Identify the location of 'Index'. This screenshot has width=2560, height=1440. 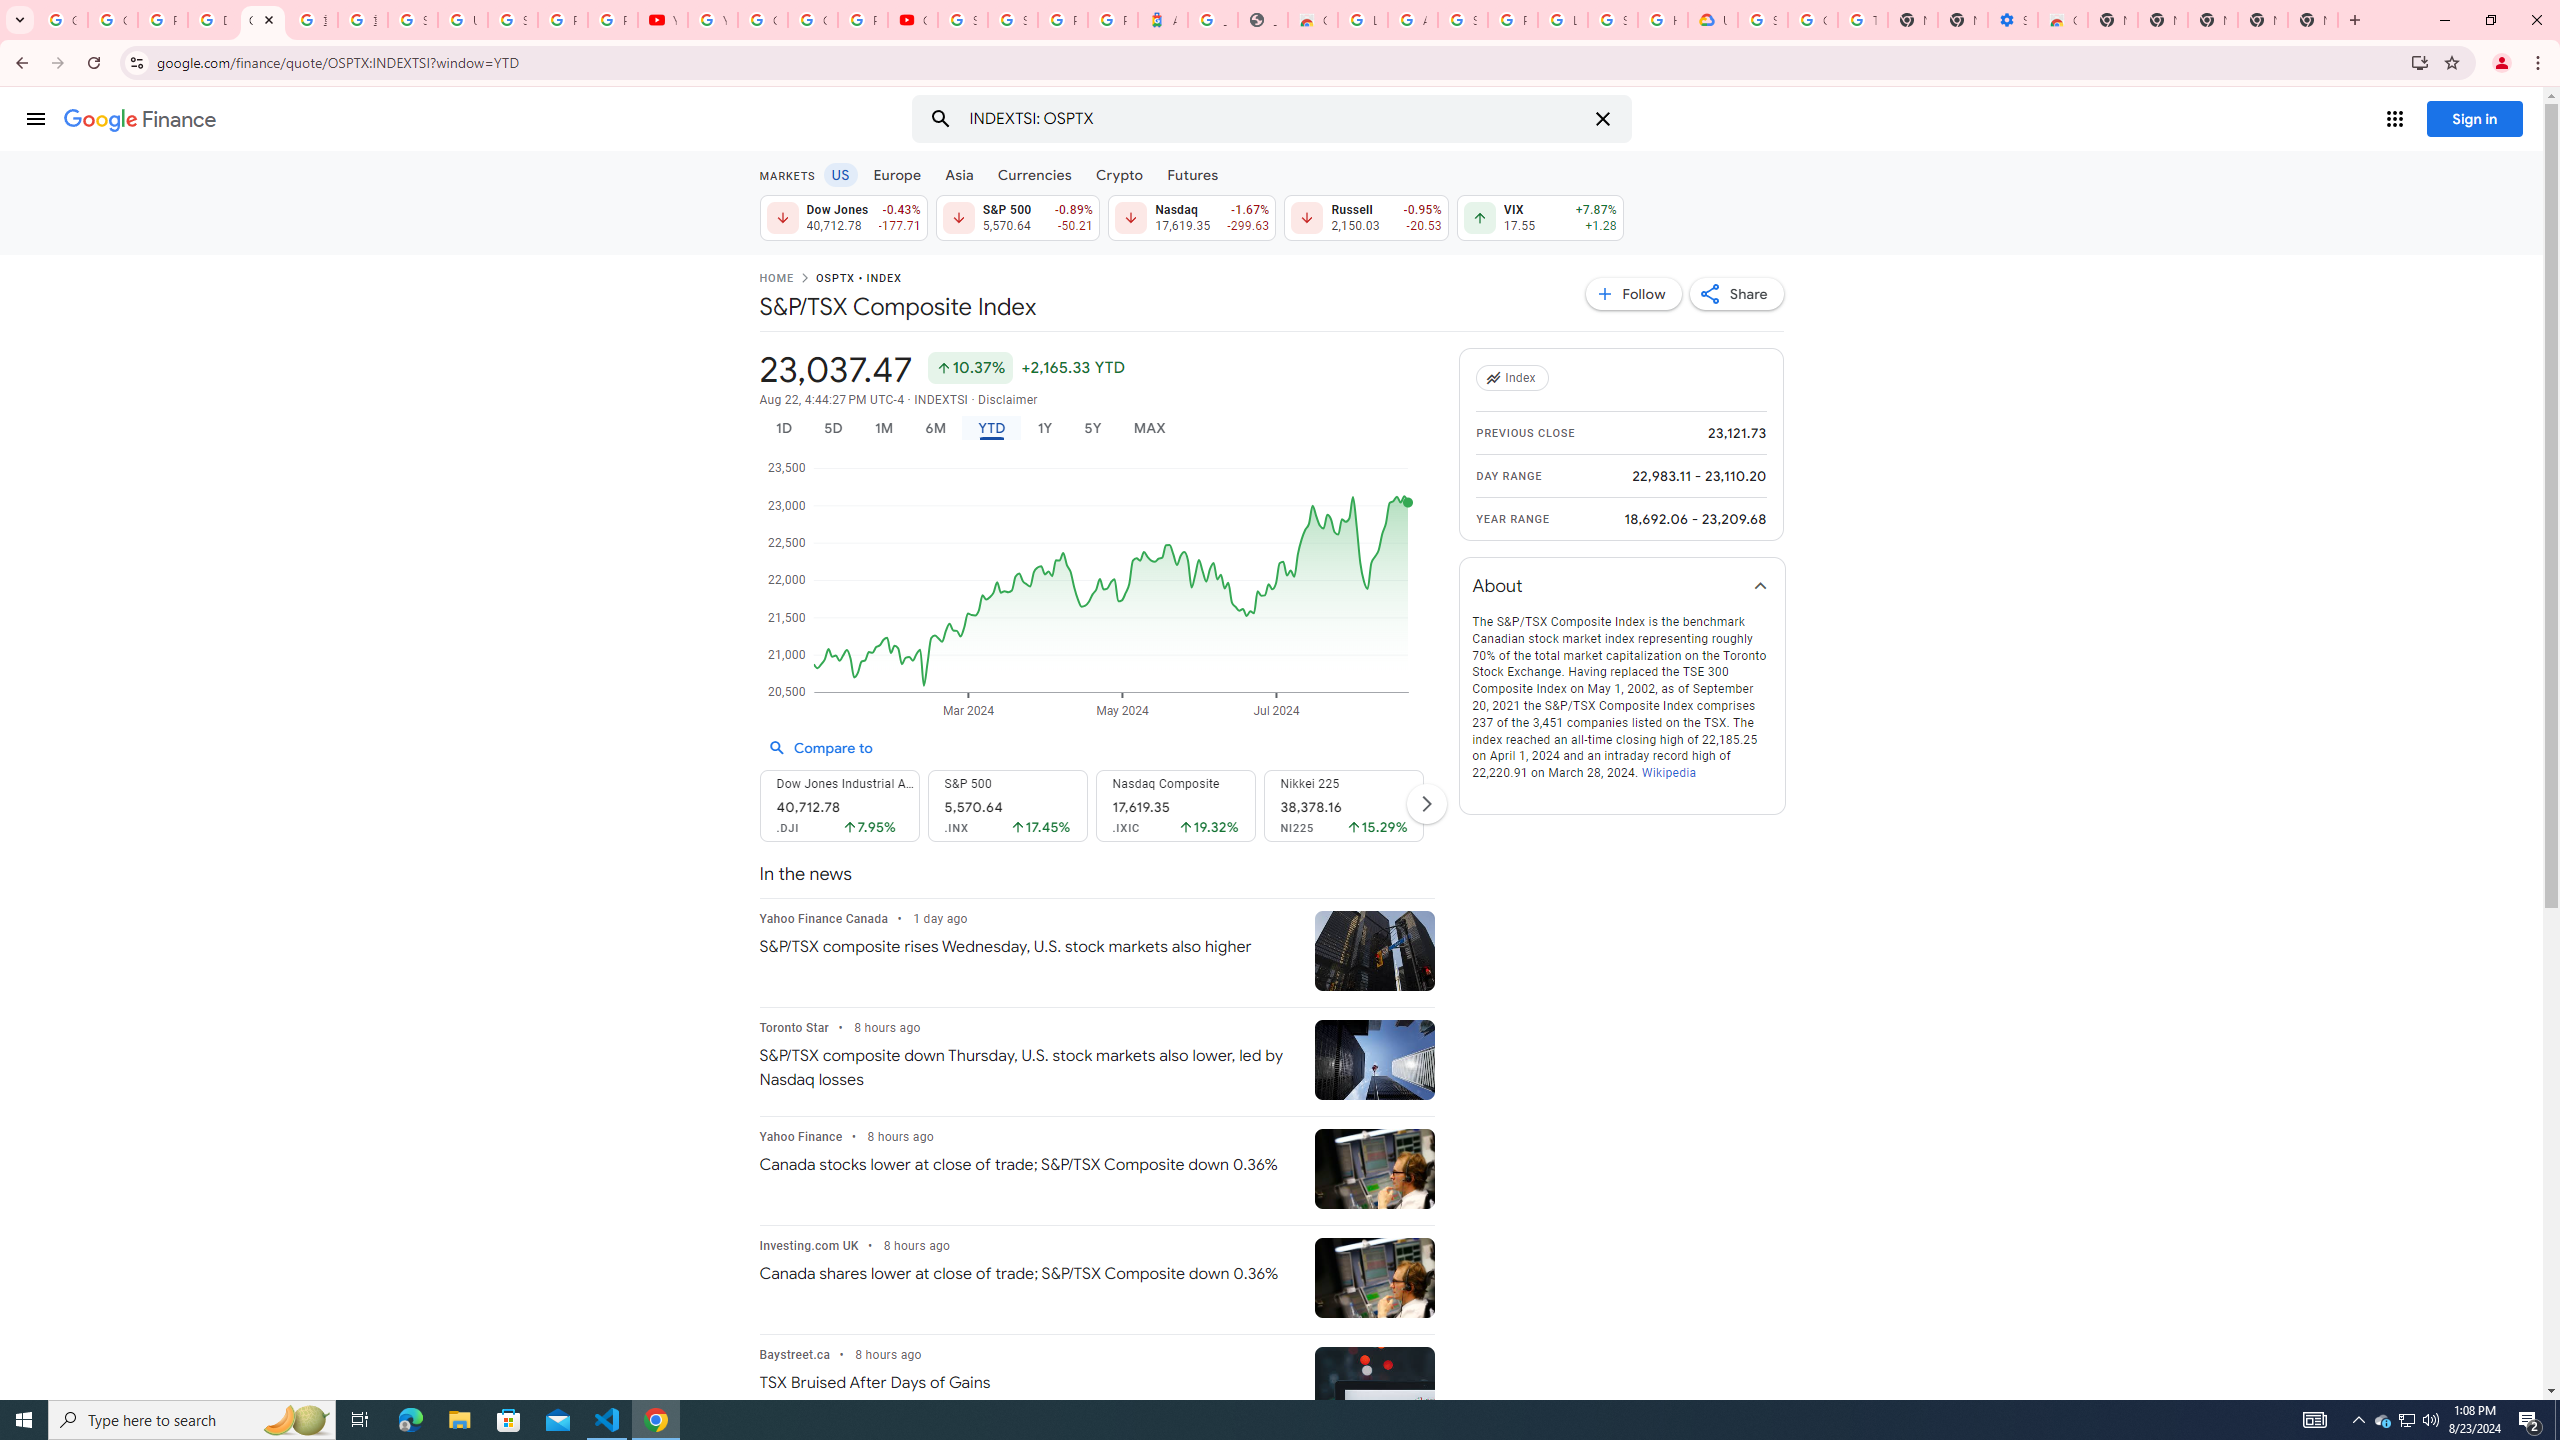
(1515, 378).